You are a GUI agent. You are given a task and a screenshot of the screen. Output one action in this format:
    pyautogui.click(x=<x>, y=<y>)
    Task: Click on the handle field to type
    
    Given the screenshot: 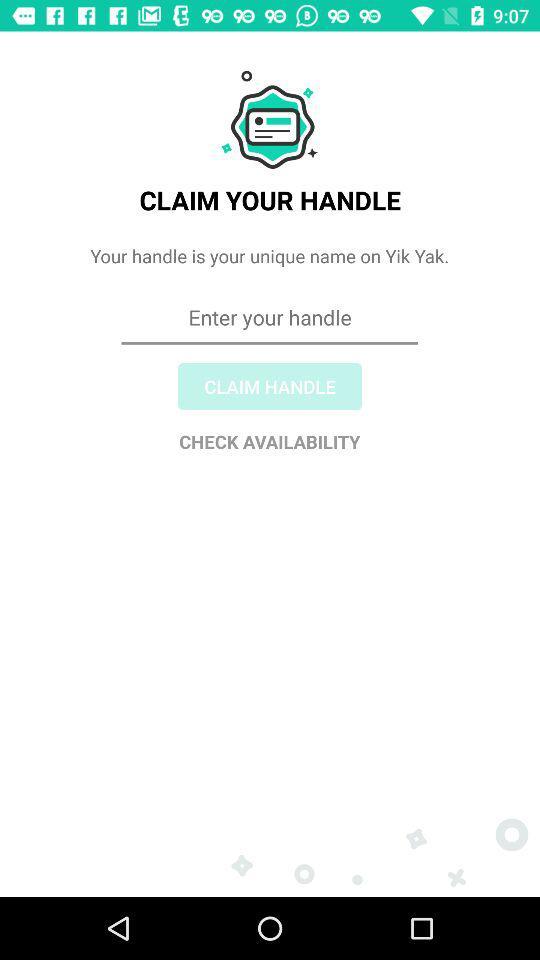 What is the action you would take?
    pyautogui.click(x=270, y=389)
    